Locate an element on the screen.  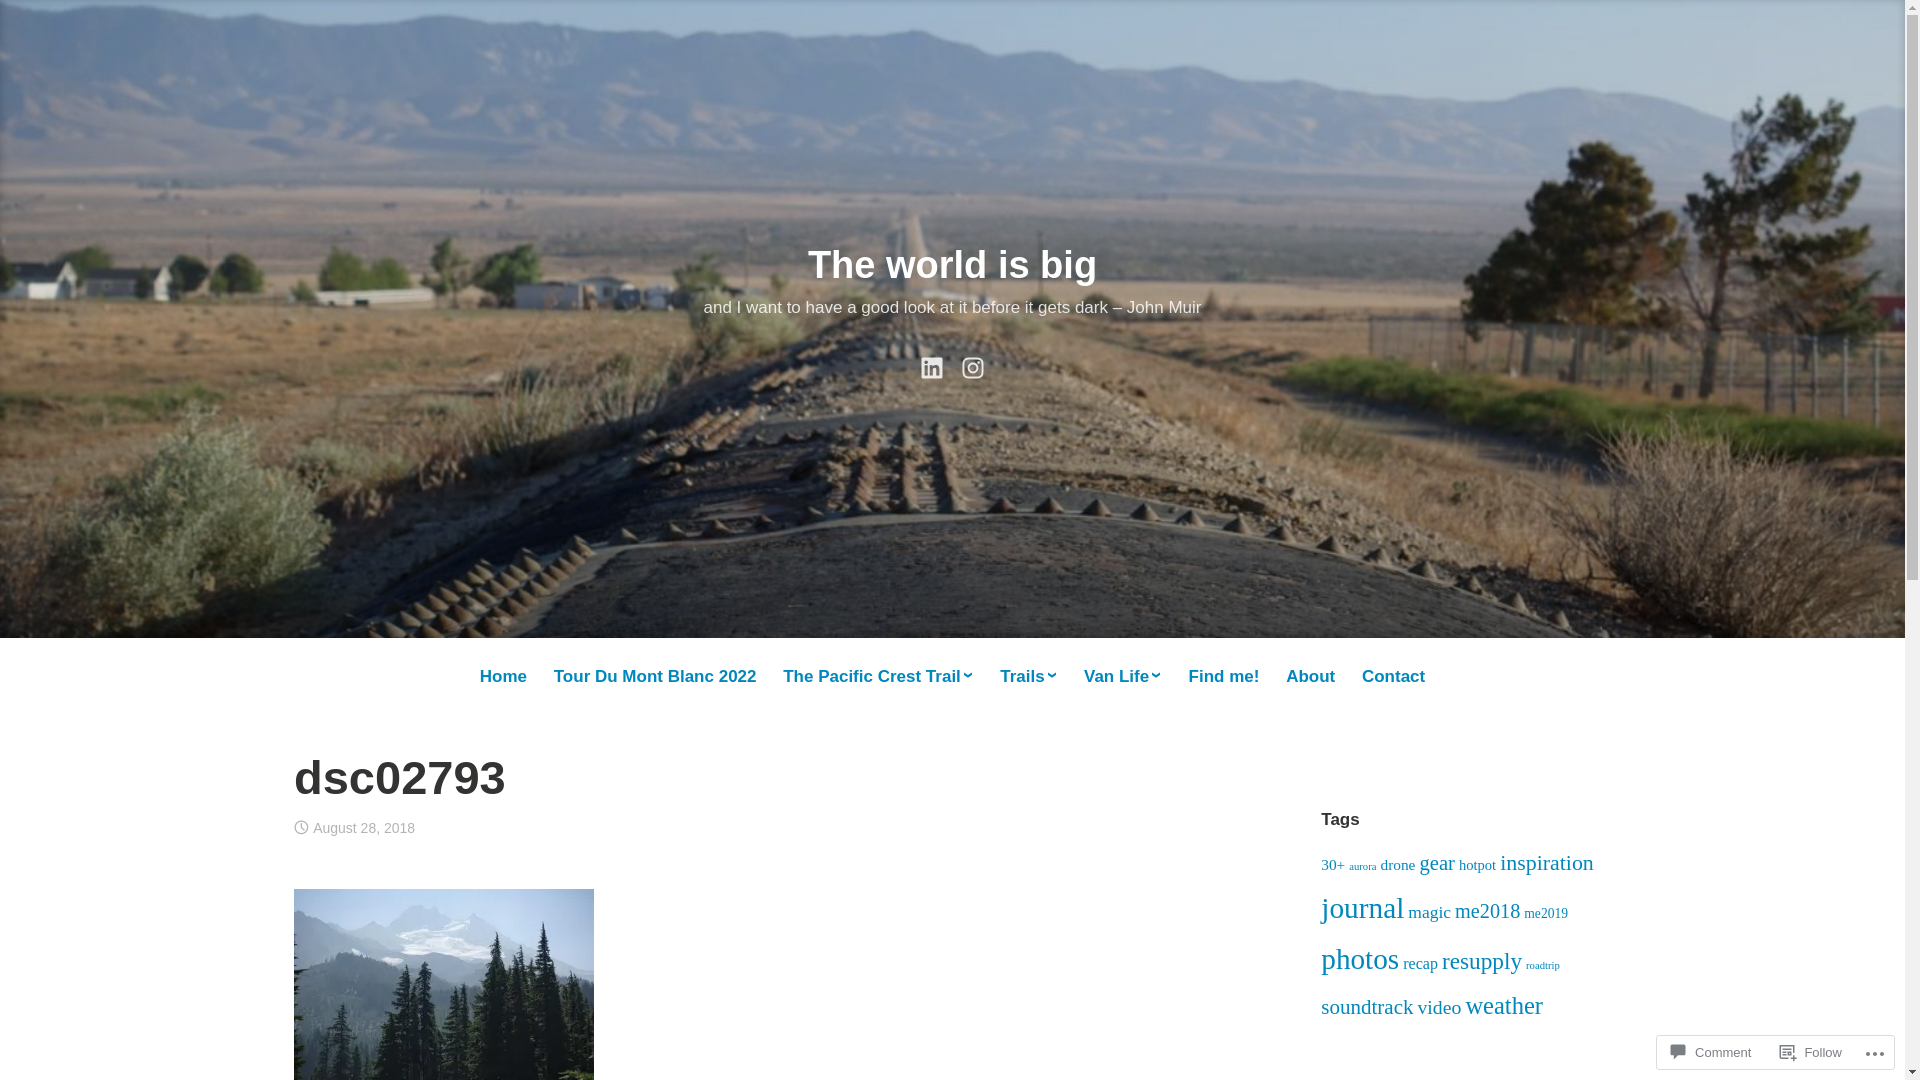
'me2018' is located at coordinates (1454, 910).